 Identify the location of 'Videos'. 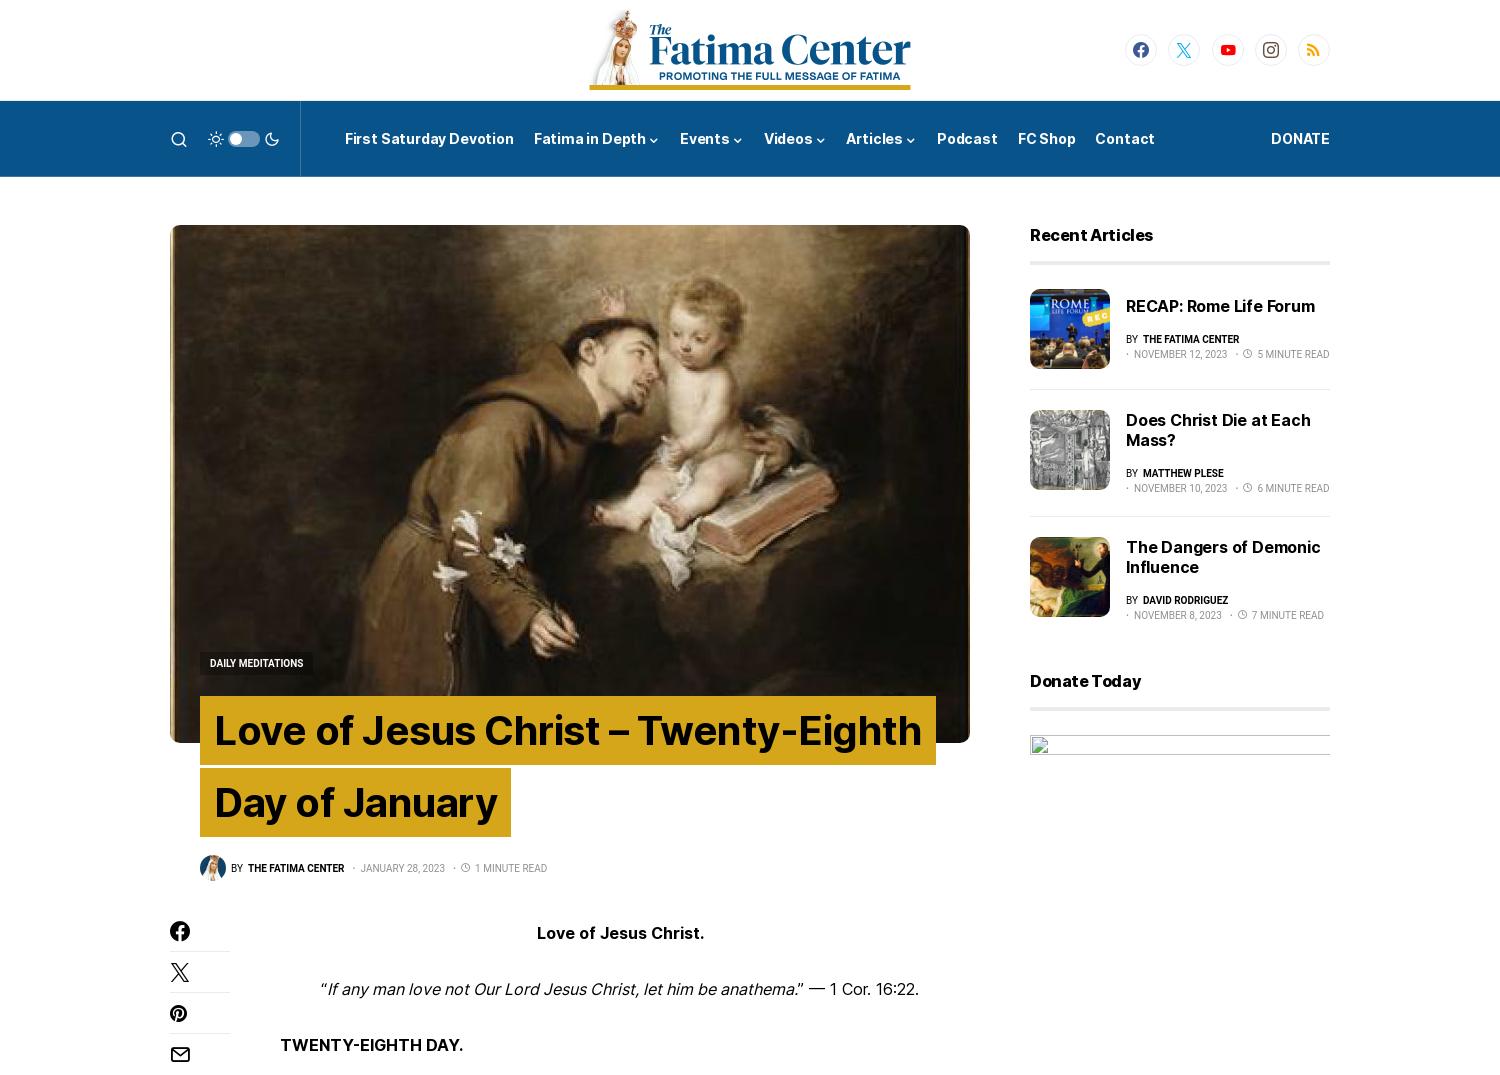
(787, 137).